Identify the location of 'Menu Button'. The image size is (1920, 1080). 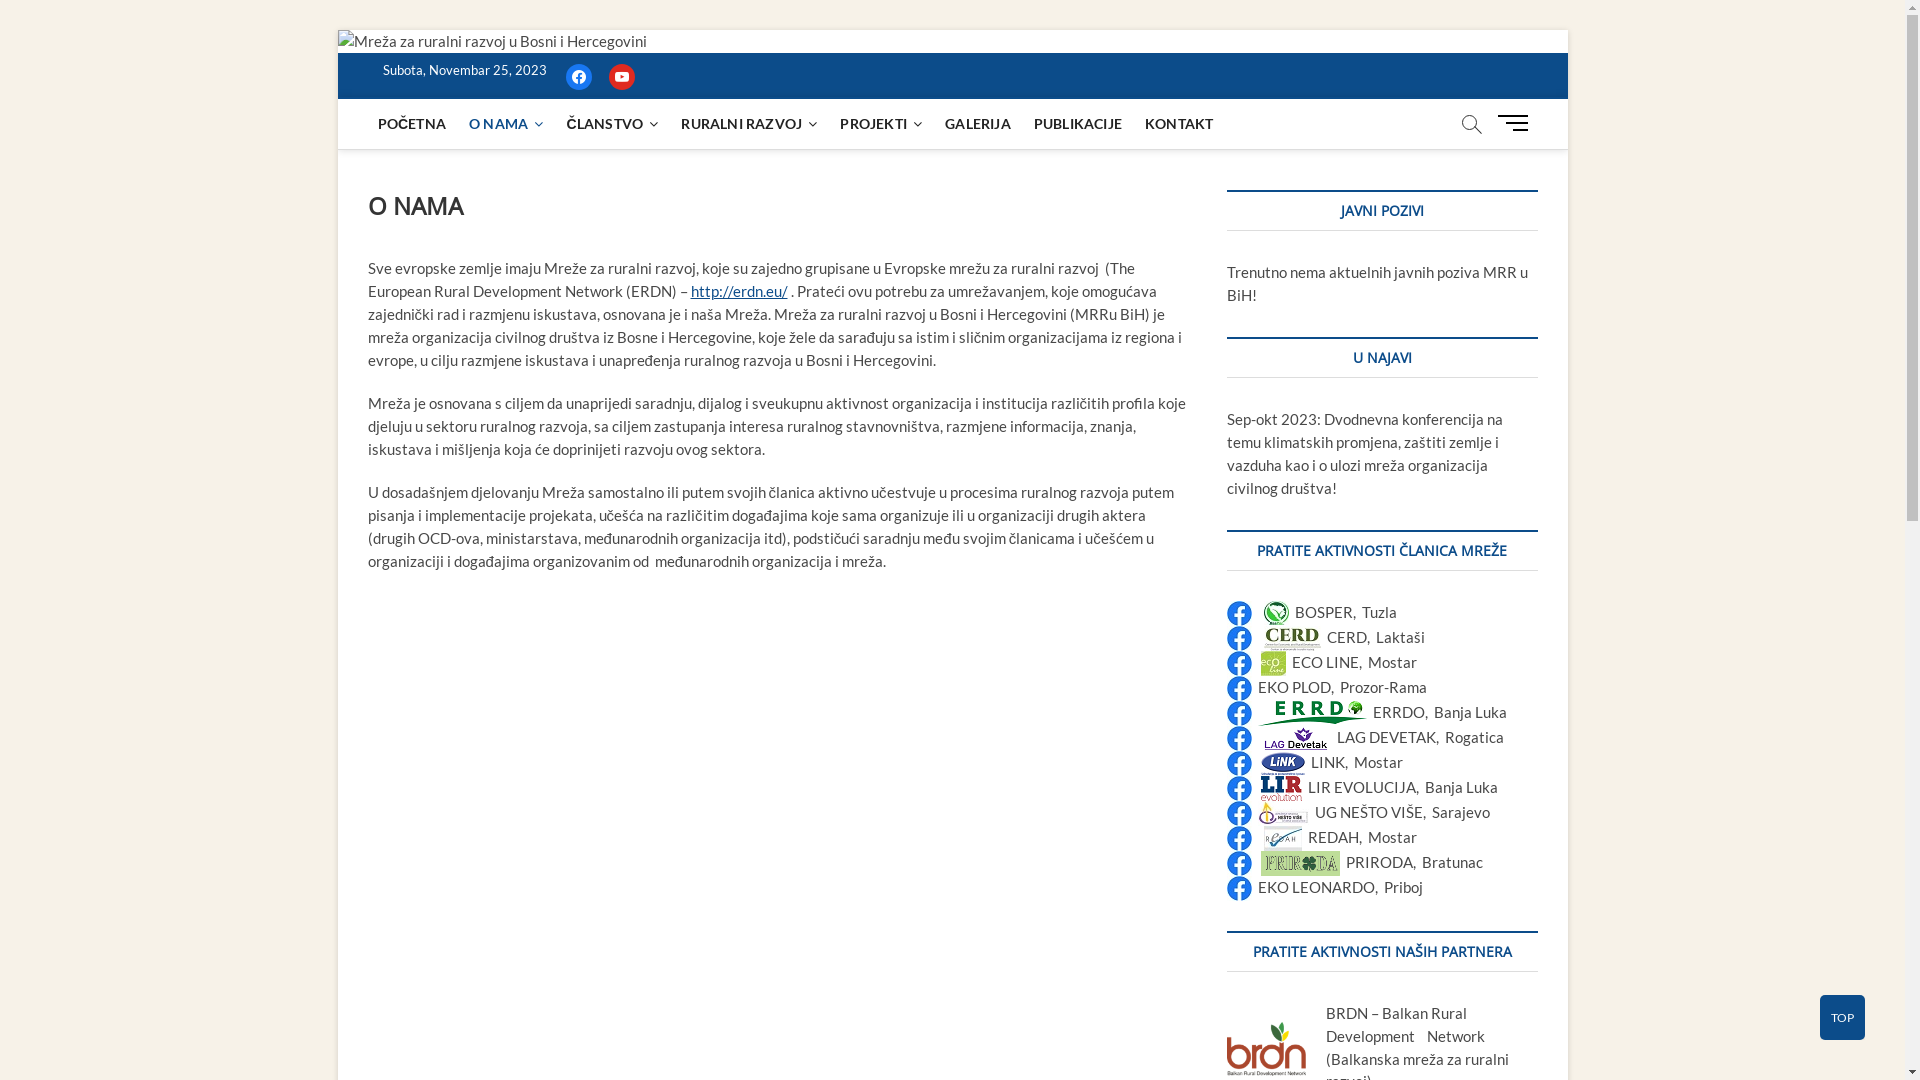
(1516, 122).